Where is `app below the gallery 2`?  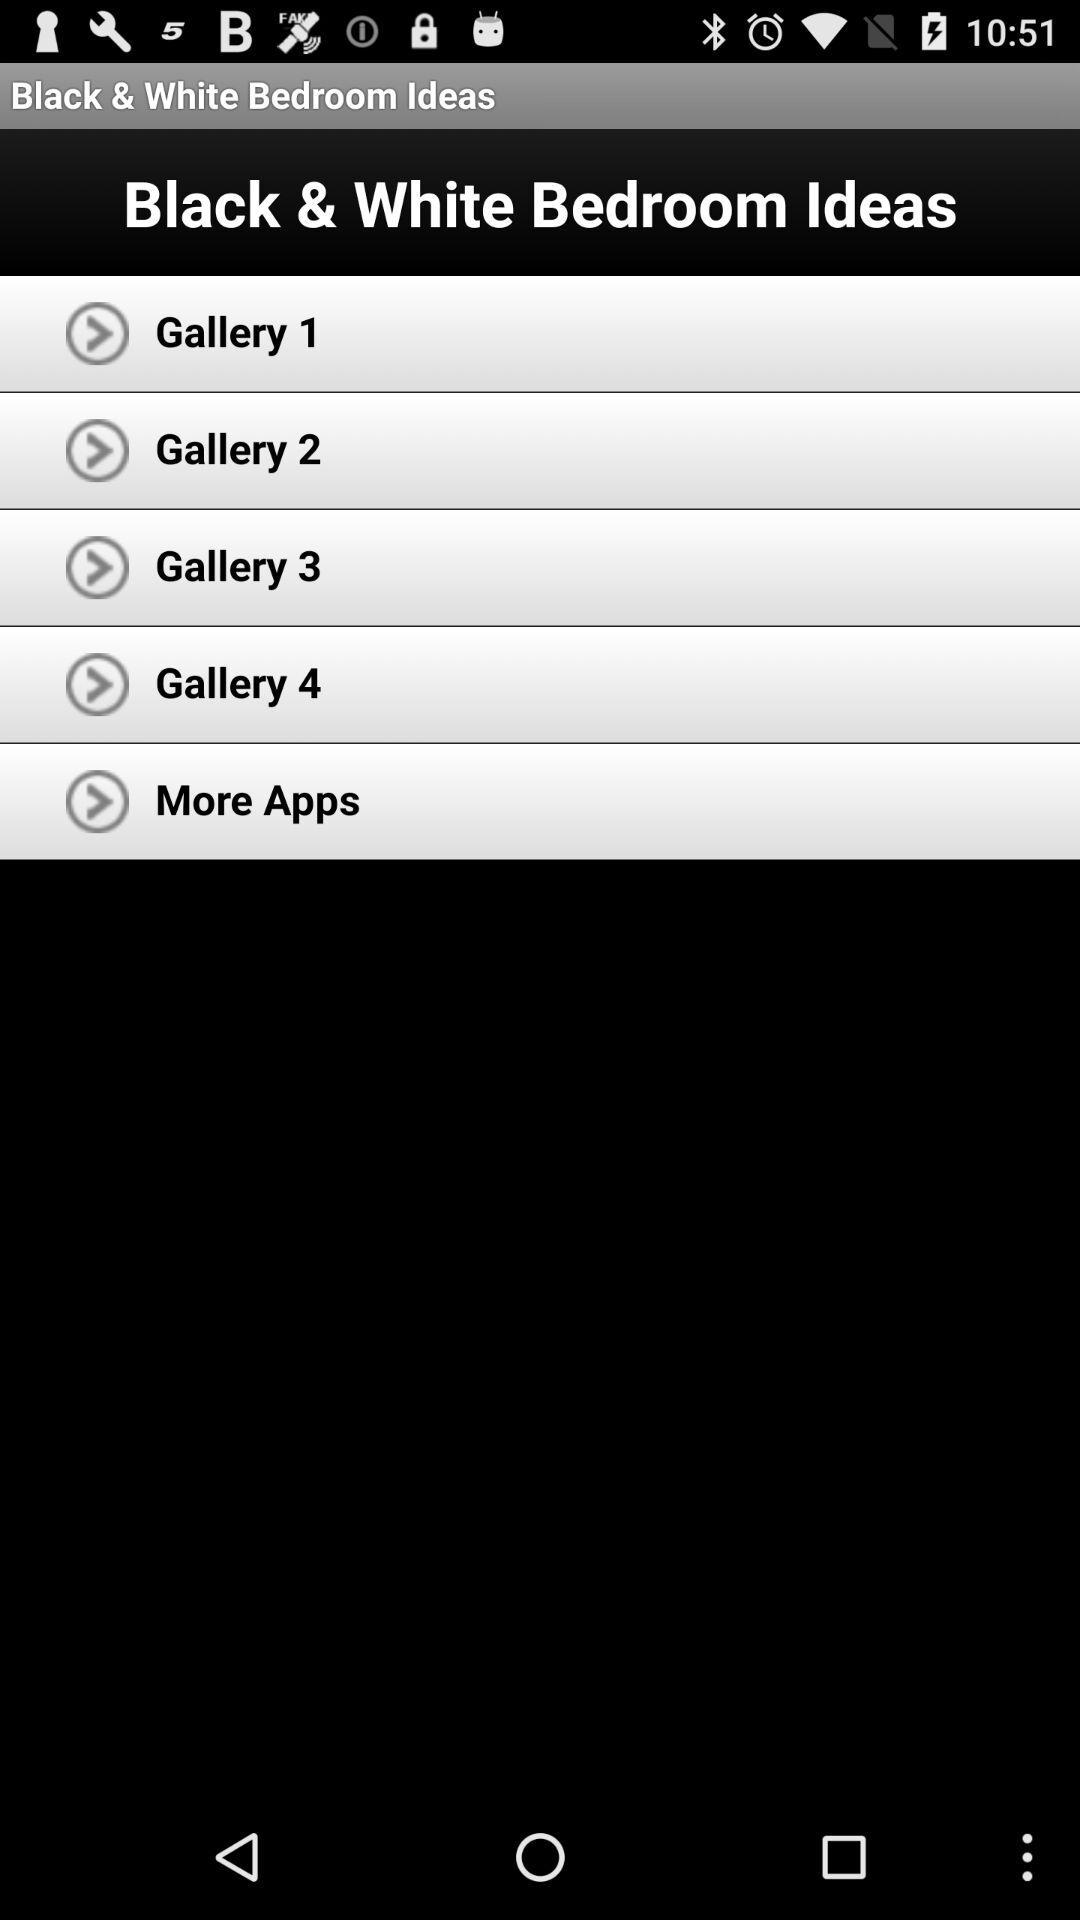
app below the gallery 2 is located at coordinates (237, 563).